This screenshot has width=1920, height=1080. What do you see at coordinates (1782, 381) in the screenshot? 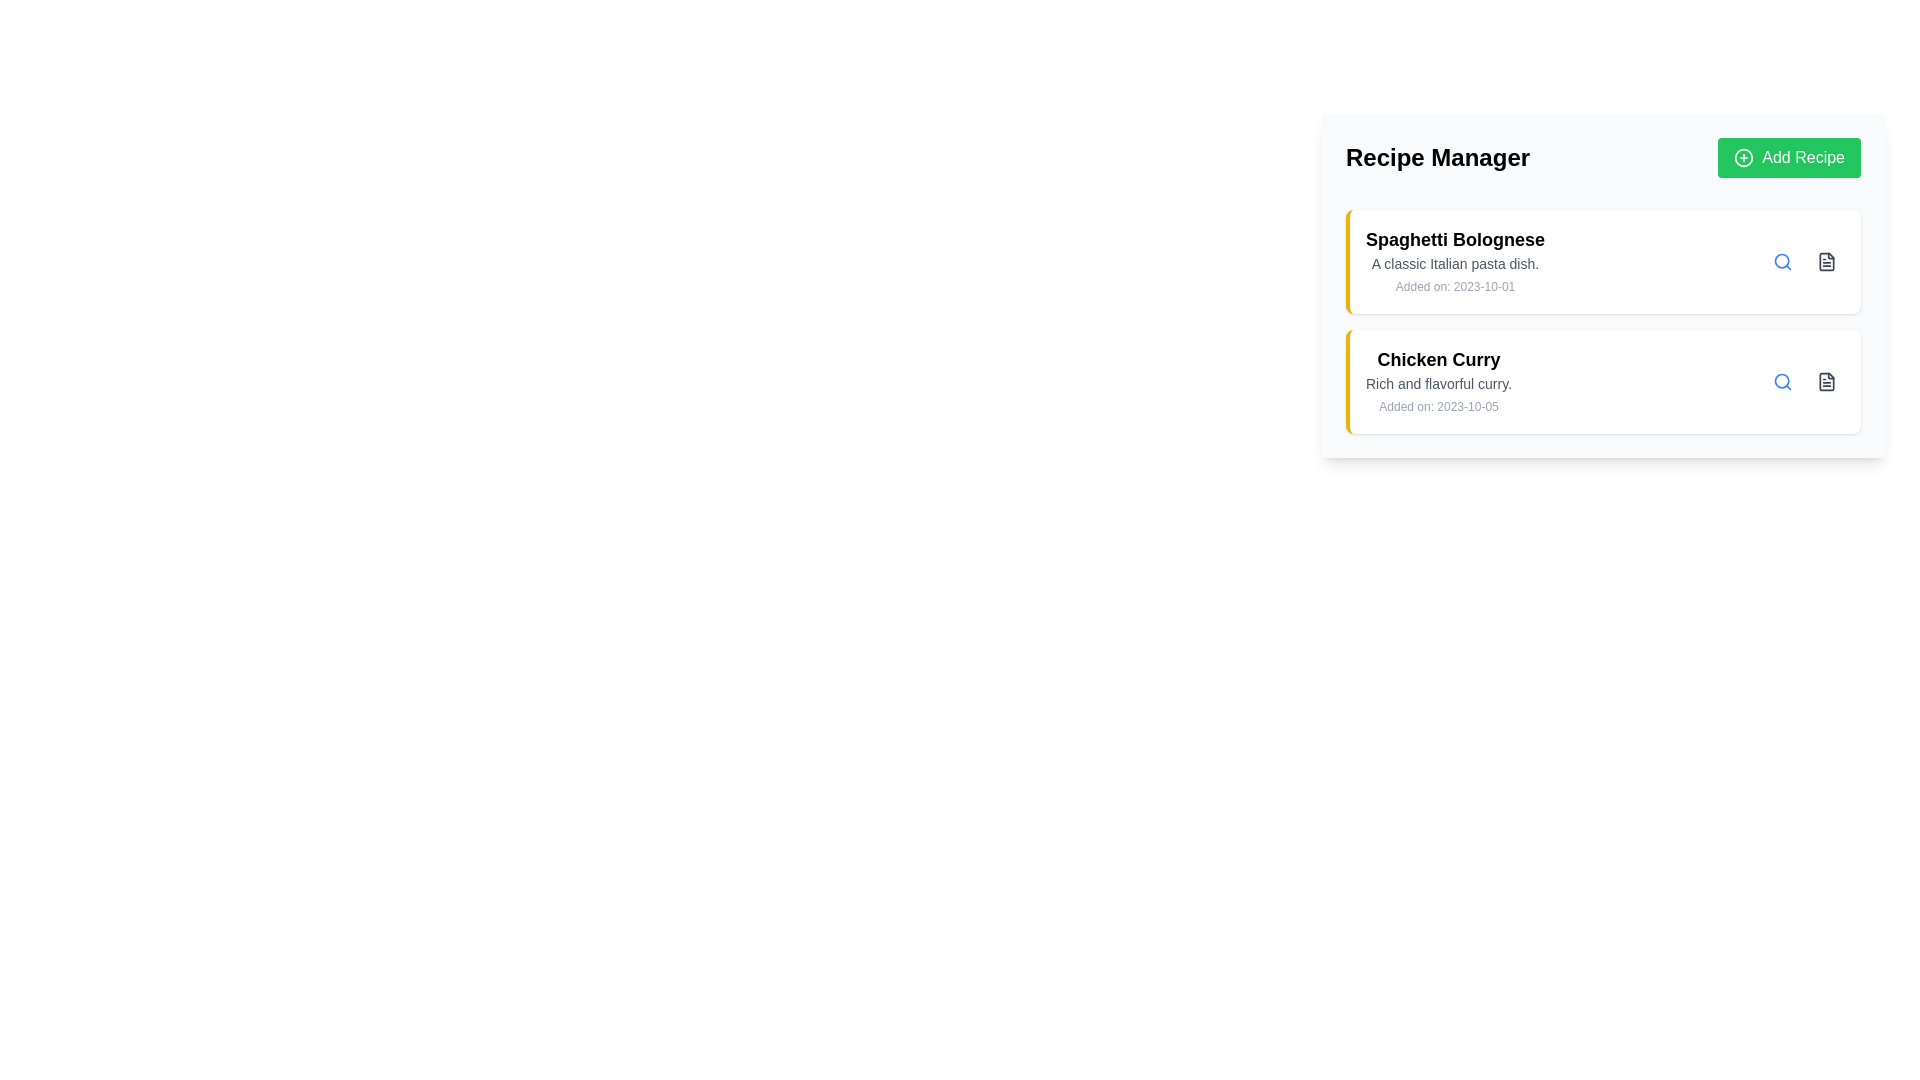
I see `the small magnifying glass icon, styled with a blue stroke, positioned to the right of the 'Chicken Curry' item to initiate a search or detail view action` at bounding box center [1782, 381].